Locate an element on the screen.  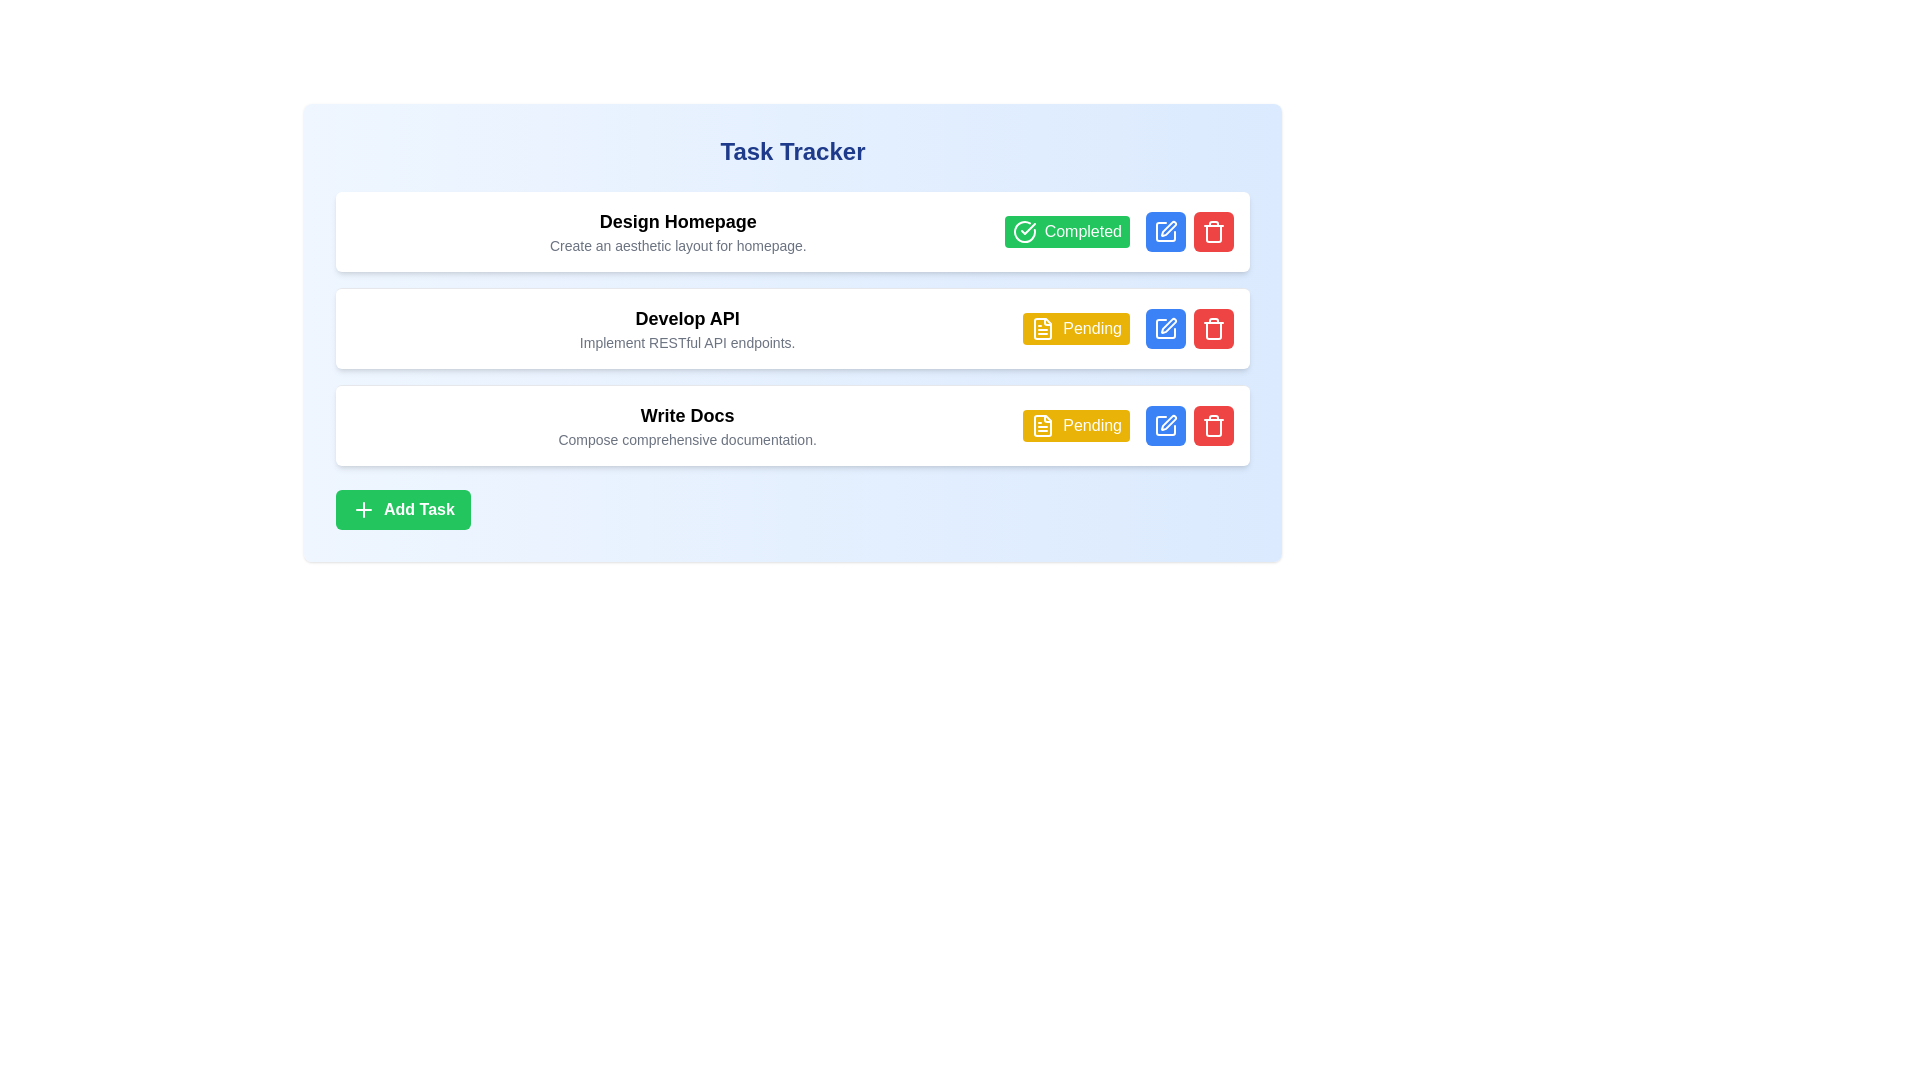
the 'Write Docs' text label, which is styled in bold and larger font, located at the top of the third task item in the task tracker interface is located at coordinates (687, 415).